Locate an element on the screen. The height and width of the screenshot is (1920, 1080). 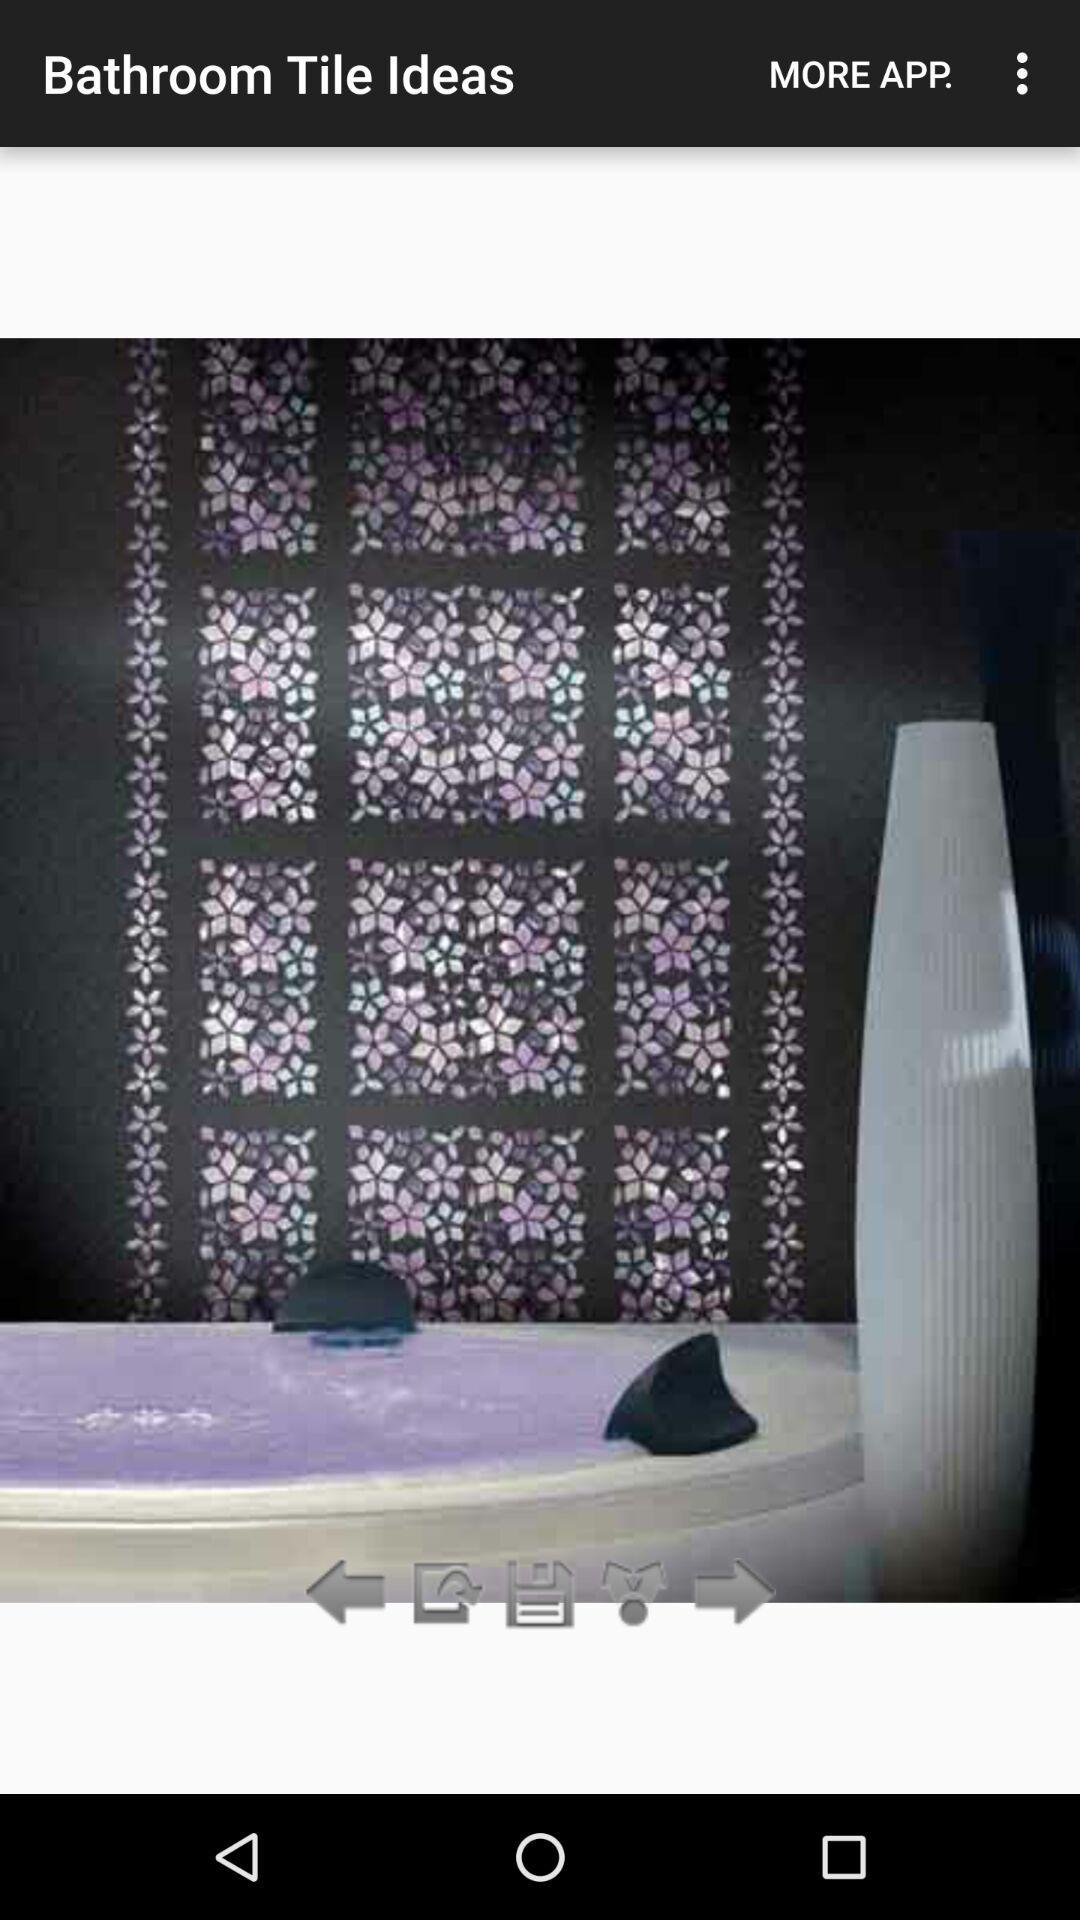
the arrow_forward icon is located at coordinates (729, 1593).